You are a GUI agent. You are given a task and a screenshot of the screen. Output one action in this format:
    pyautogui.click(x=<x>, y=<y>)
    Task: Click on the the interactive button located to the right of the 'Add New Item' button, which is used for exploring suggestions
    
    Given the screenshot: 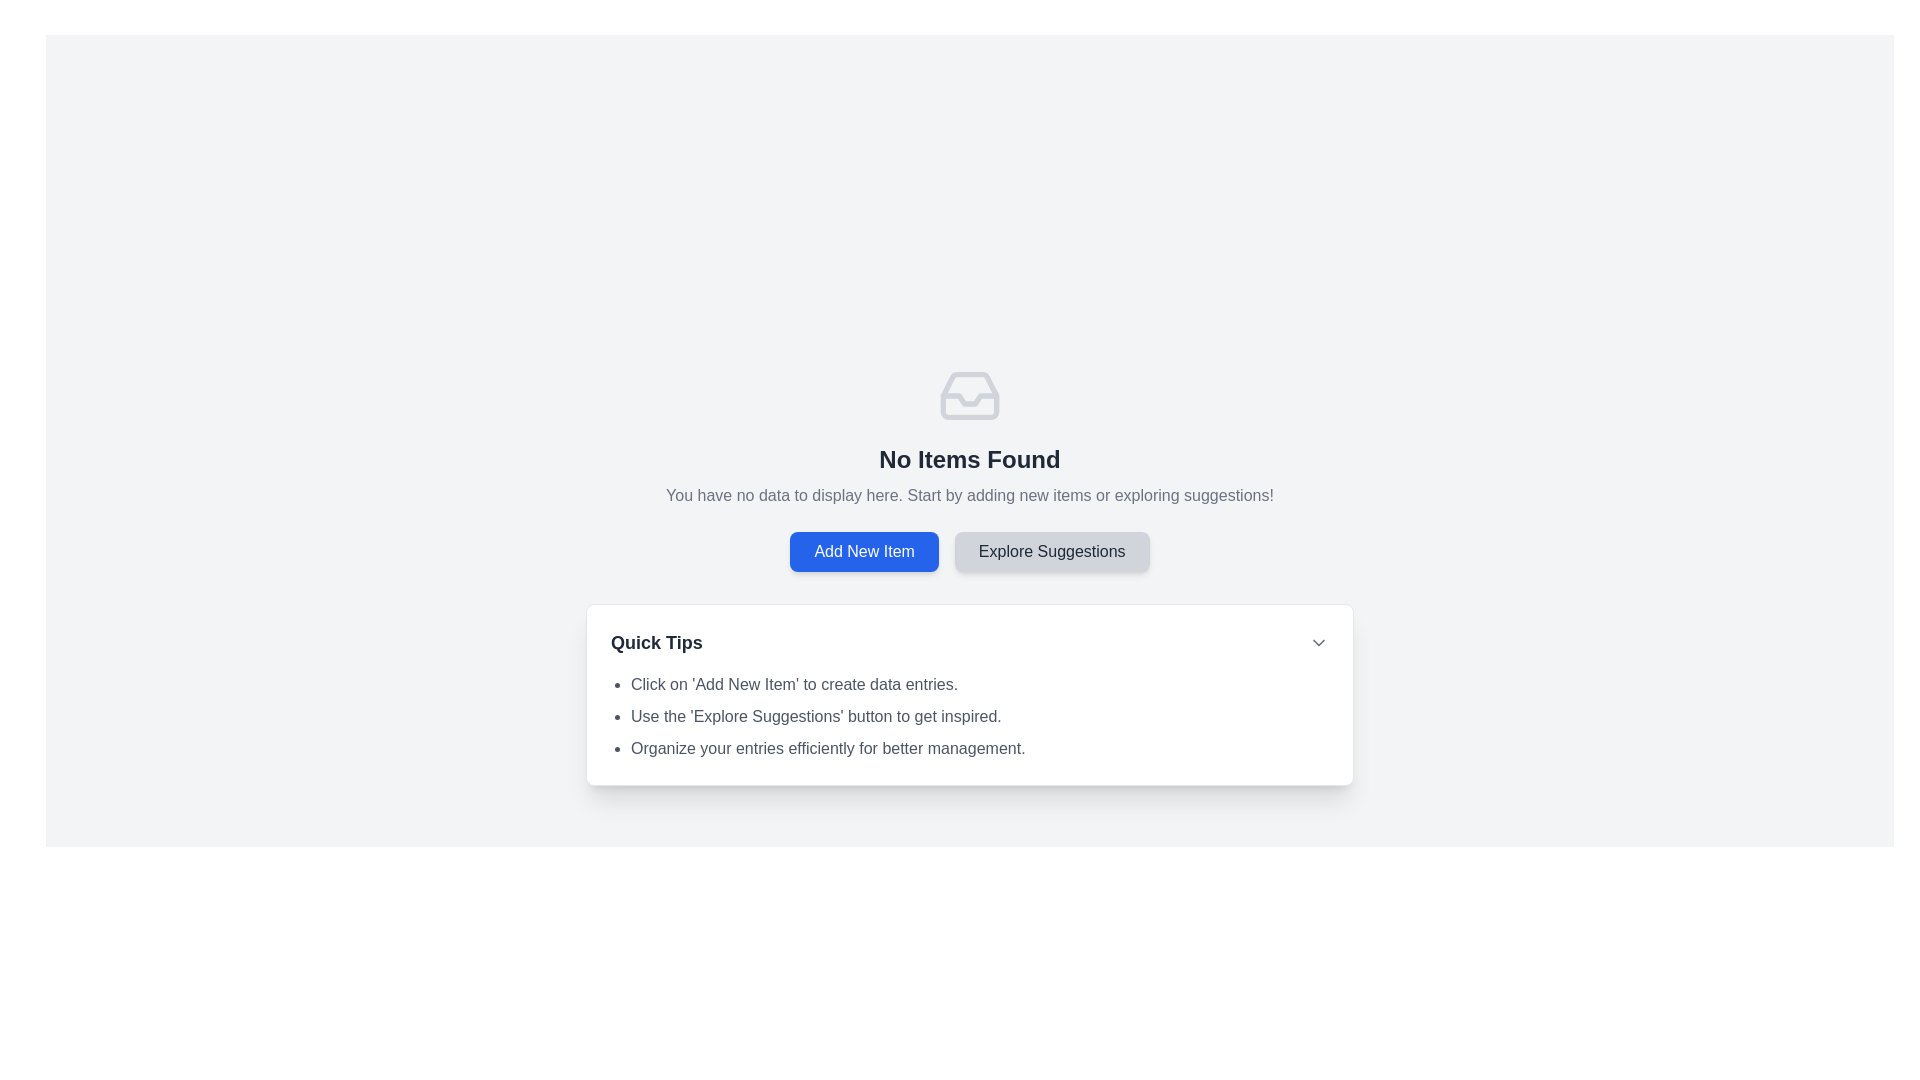 What is the action you would take?
    pyautogui.click(x=1051, y=551)
    